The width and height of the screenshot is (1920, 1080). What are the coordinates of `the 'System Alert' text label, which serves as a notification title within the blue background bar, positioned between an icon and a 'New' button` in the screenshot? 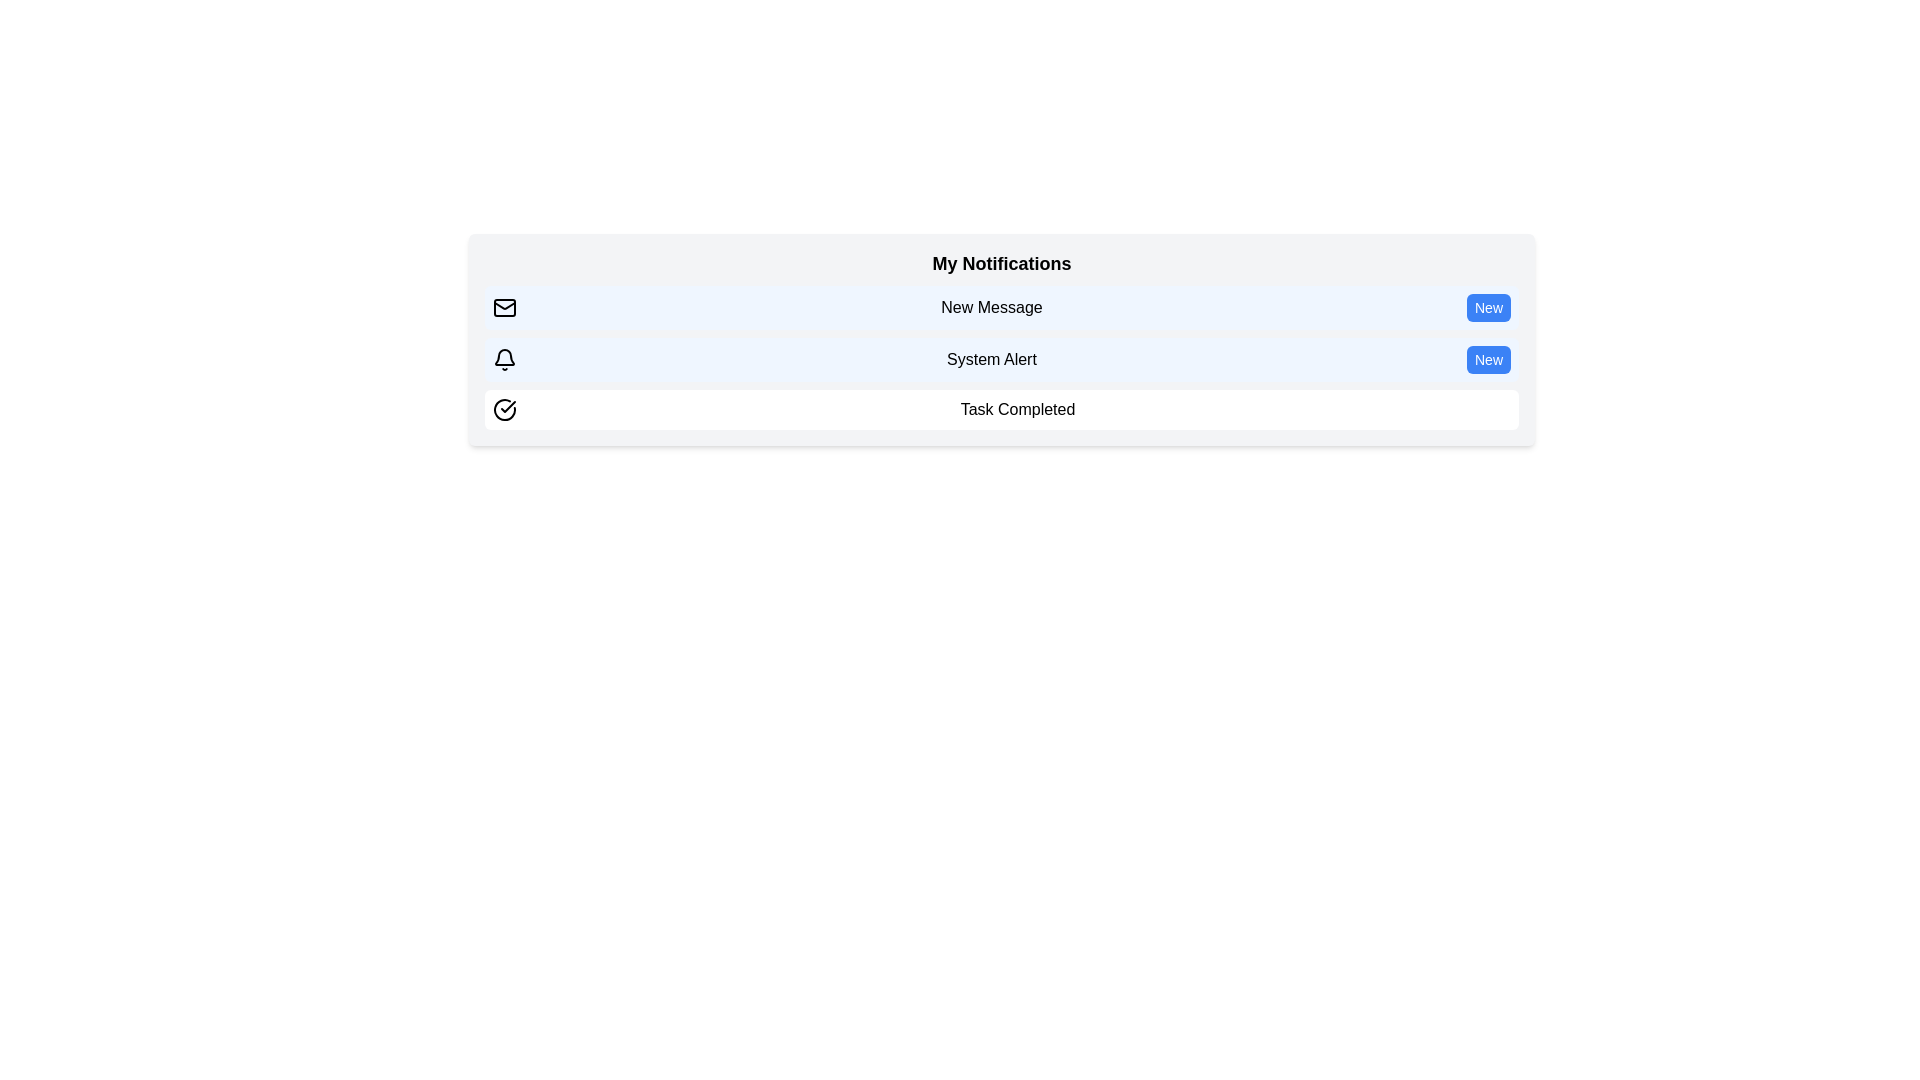 It's located at (992, 358).